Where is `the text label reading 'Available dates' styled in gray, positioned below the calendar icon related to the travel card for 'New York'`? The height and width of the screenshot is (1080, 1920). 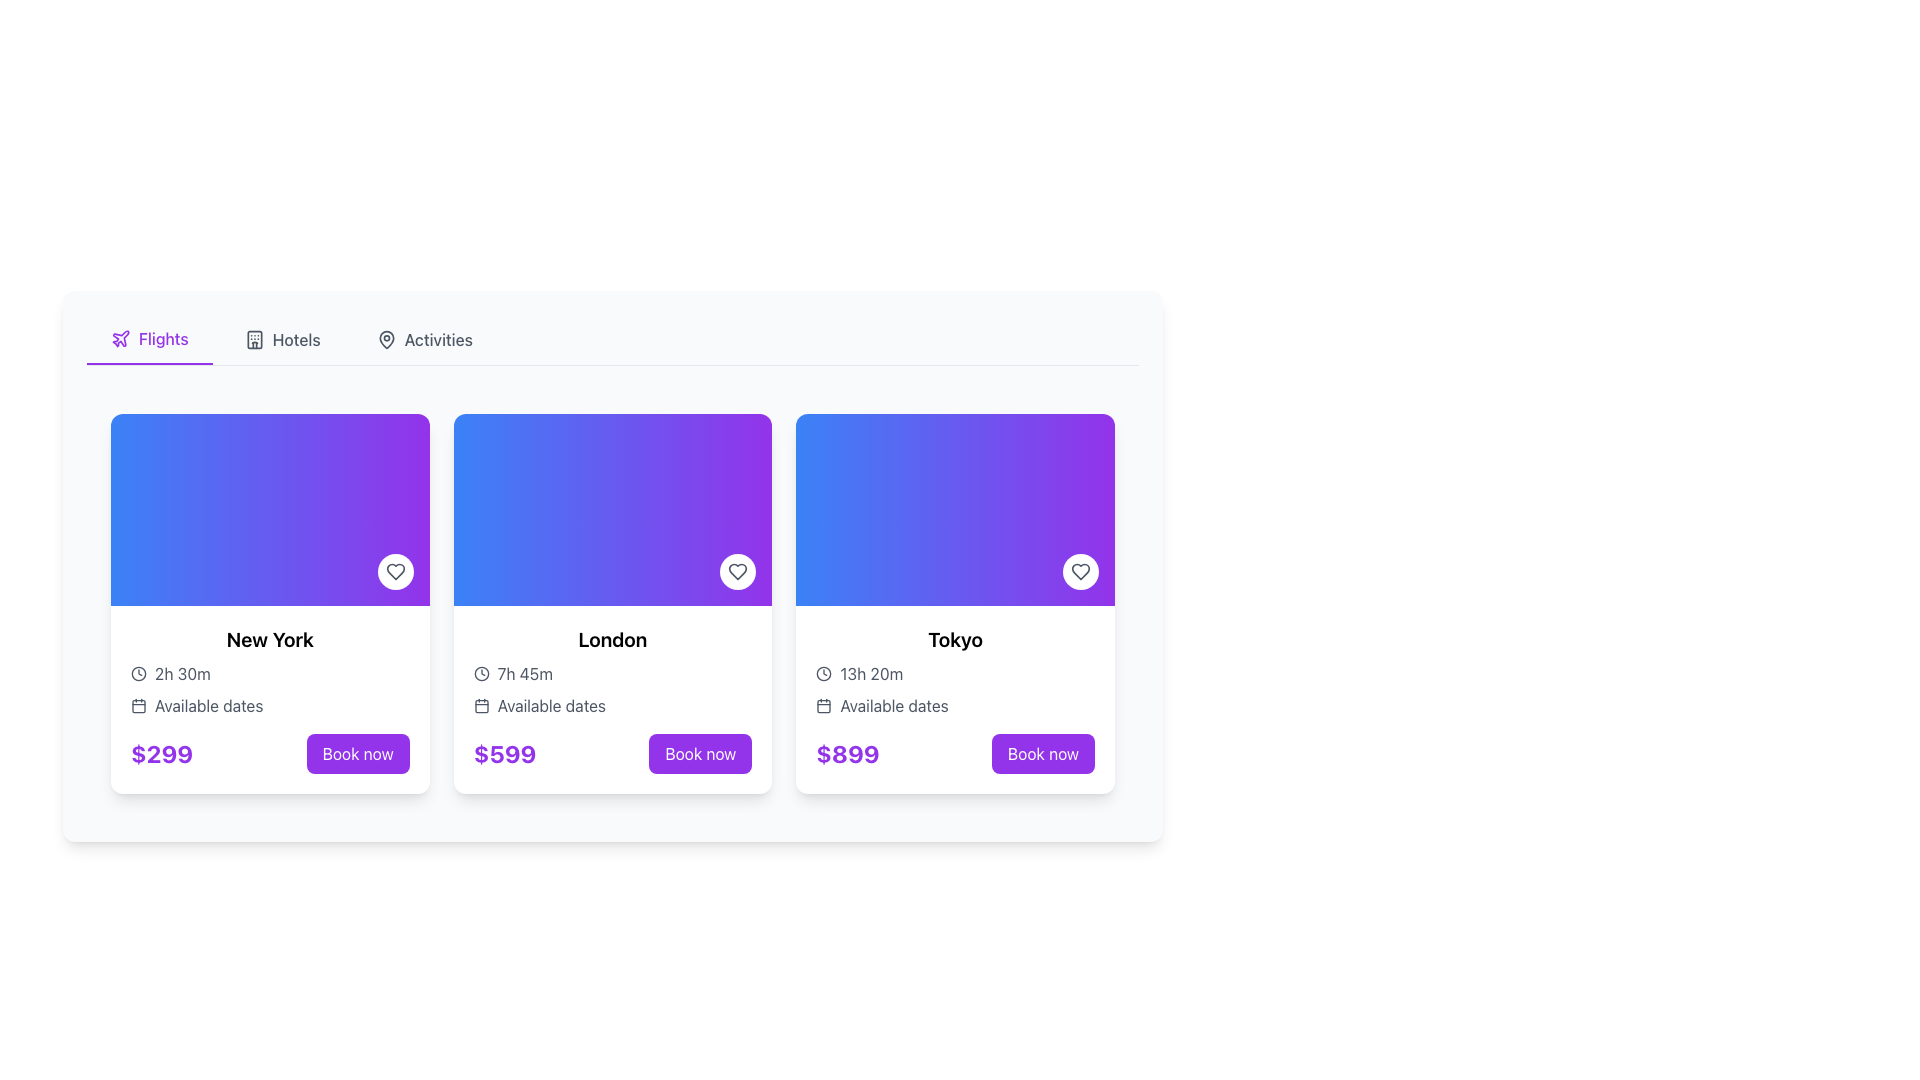 the text label reading 'Available dates' styled in gray, positioned below the calendar icon related to the travel card for 'New York' is located at coordinates (209, 704).